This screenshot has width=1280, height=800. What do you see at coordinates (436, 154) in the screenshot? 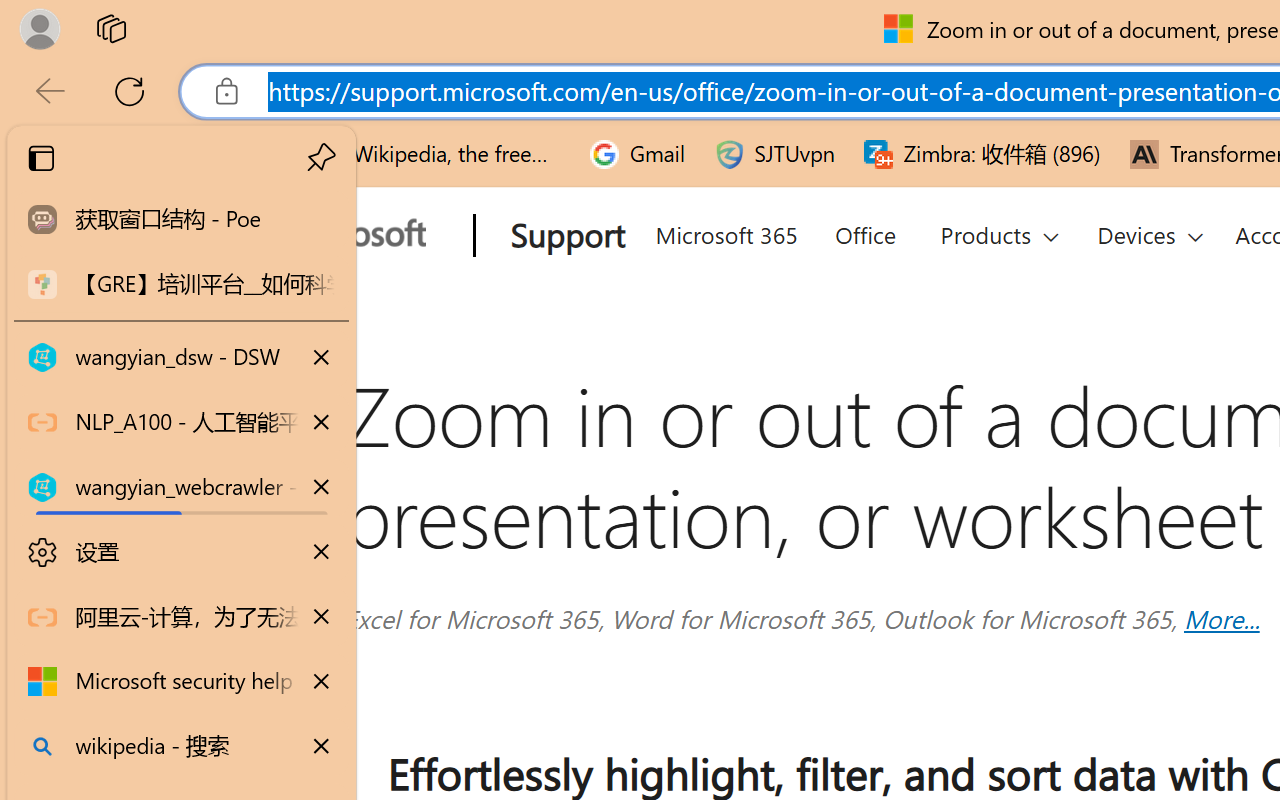
I see `'Wikipedia, the free encyclopedia'` at bounding box center [436, 154].